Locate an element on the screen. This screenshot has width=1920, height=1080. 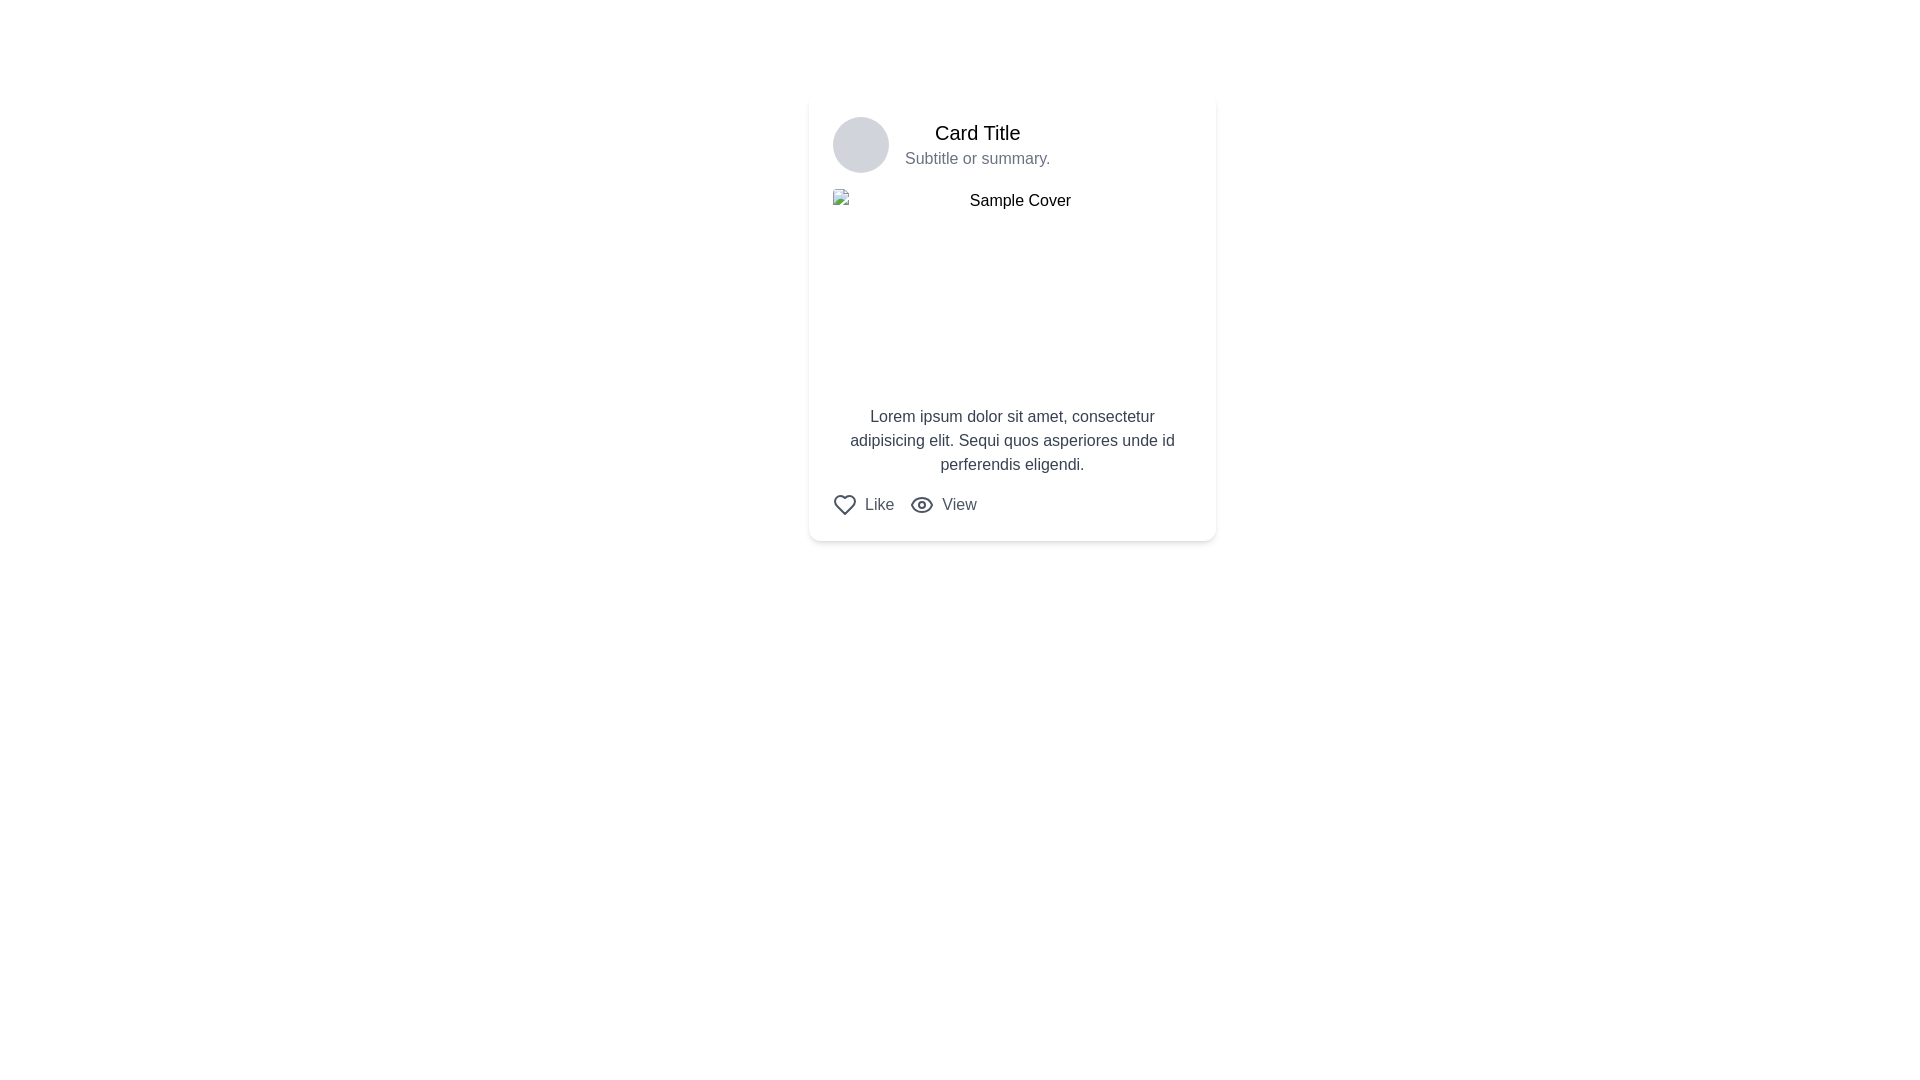
the 'Like' SVG Vector Icon located at the bottom-left corner of the card layout is located at coordinates (844, 504).